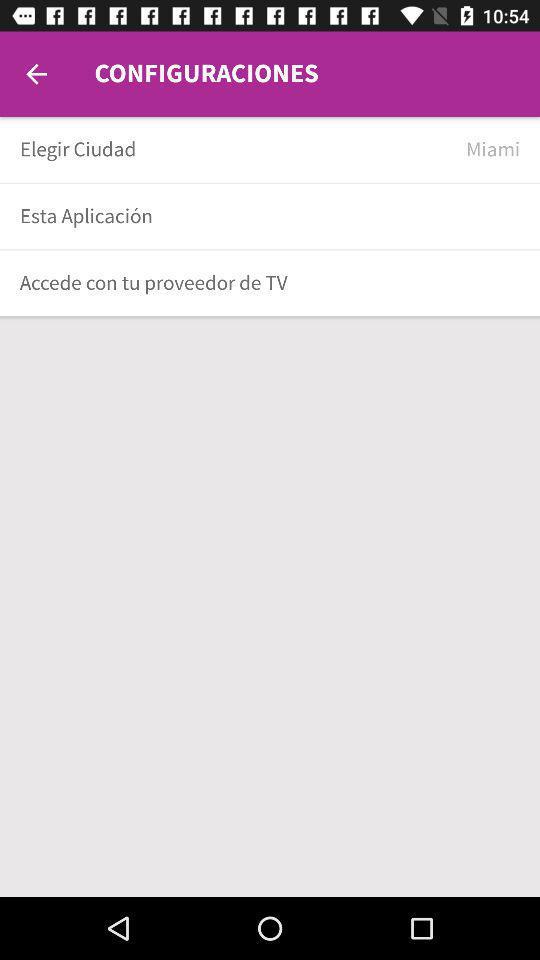 The image size is (540, 960). I want to click on icon next to miami icon, so click(235, 148).